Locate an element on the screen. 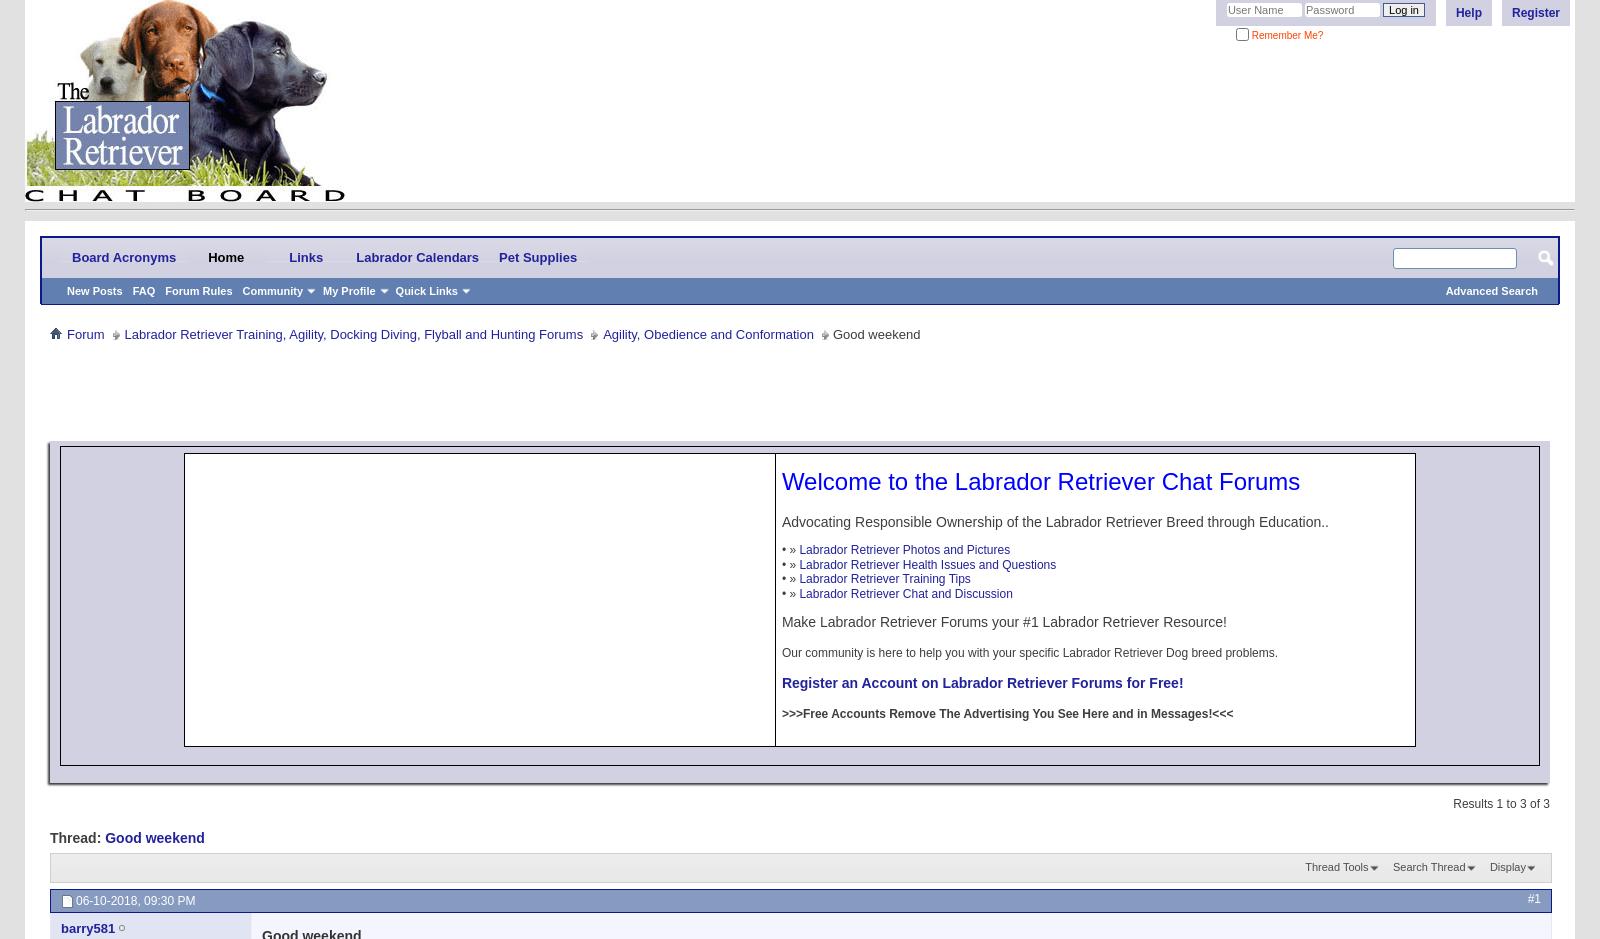  'New Posts' is located at coordinates (93, 289).